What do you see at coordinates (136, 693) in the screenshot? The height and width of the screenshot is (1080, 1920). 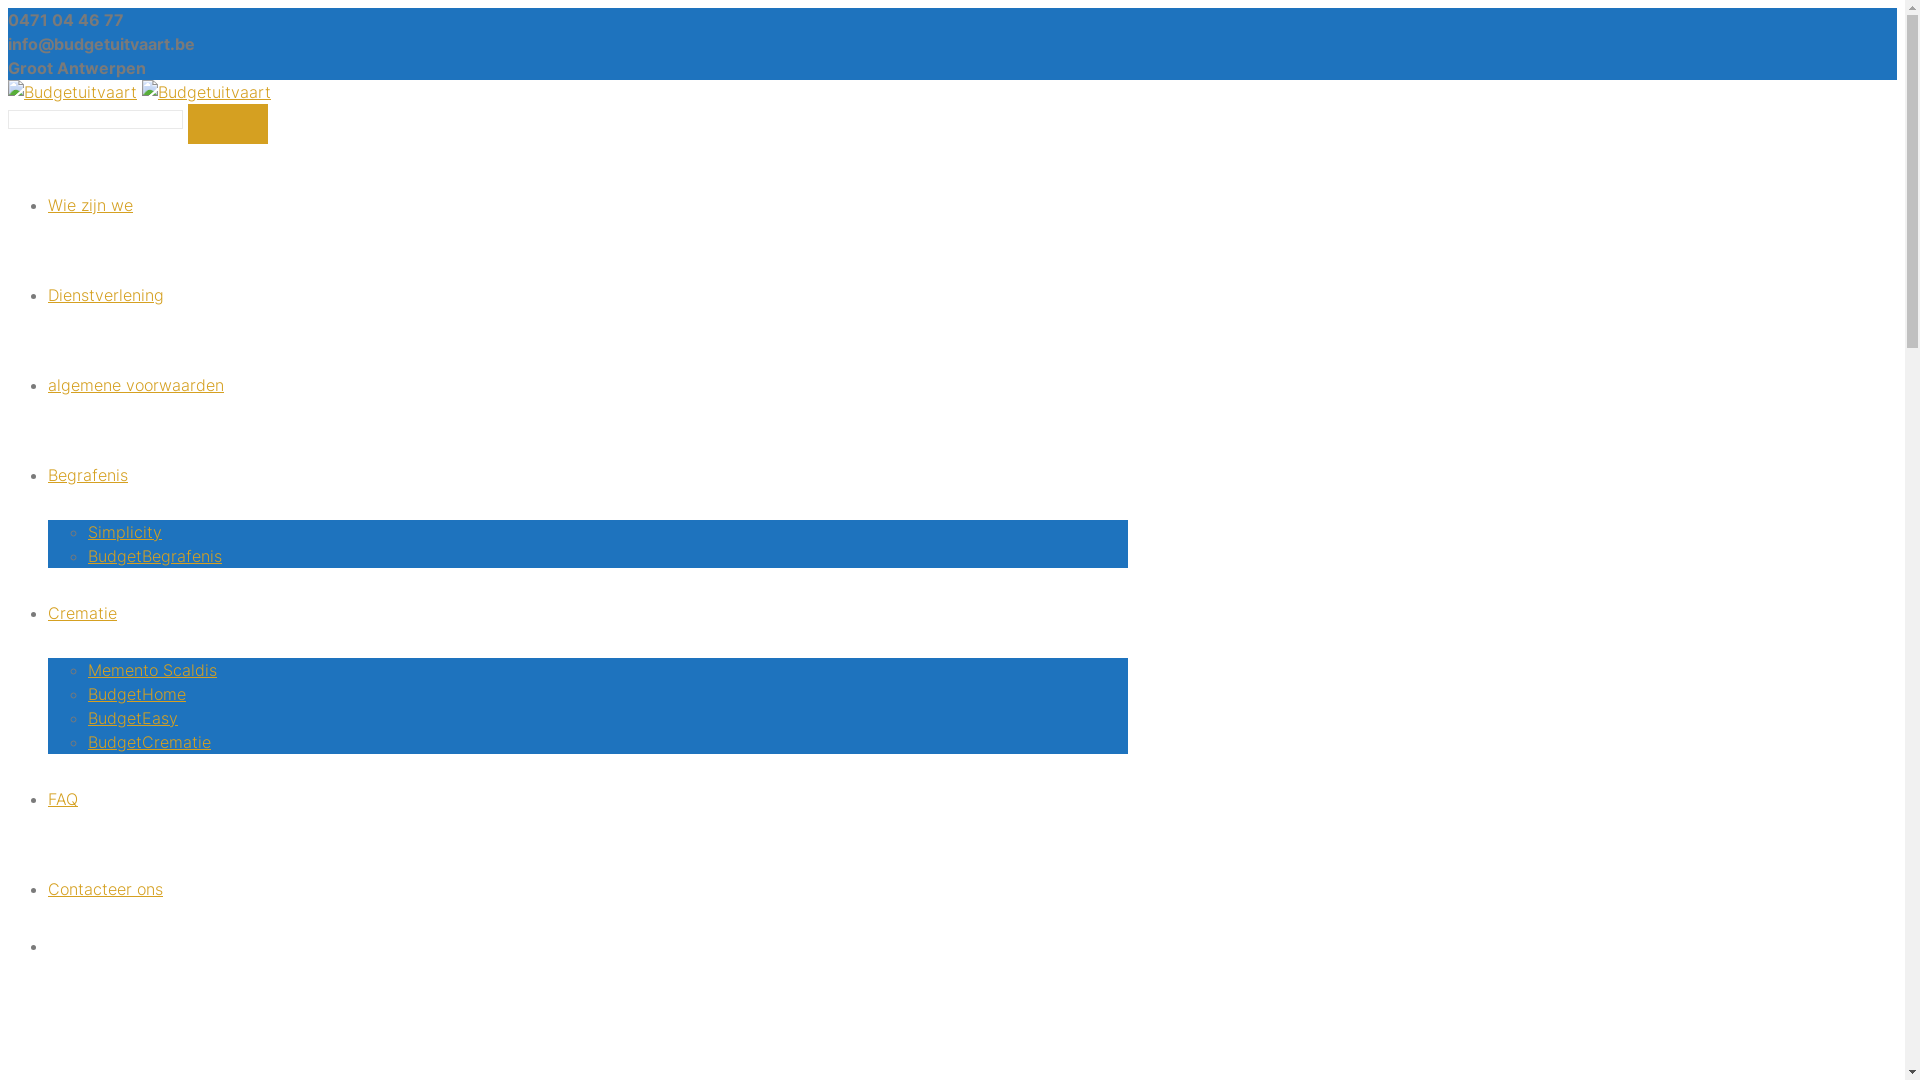 I see `'BudgetHome'` at bounding box center [136, 693].